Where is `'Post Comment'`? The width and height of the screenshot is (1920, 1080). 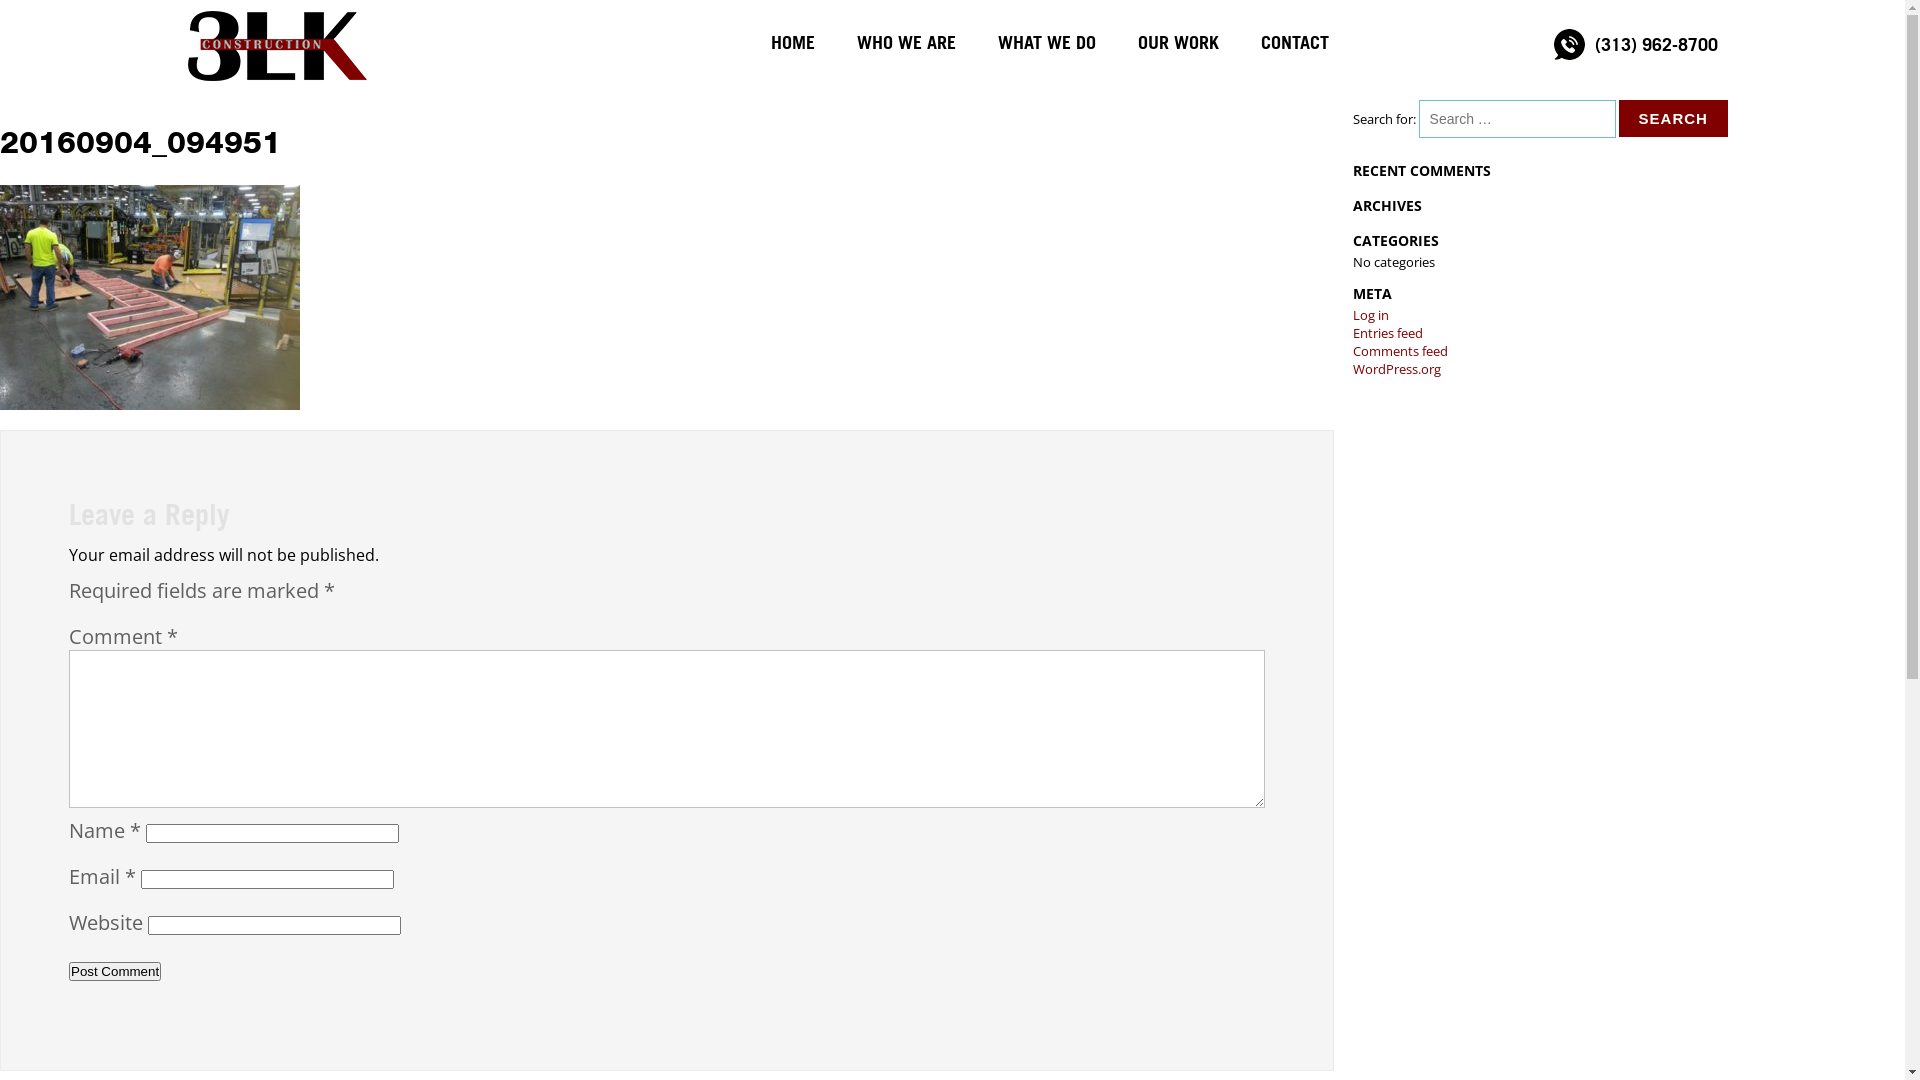
'Post Comment' is located at coordinates (68, 970).